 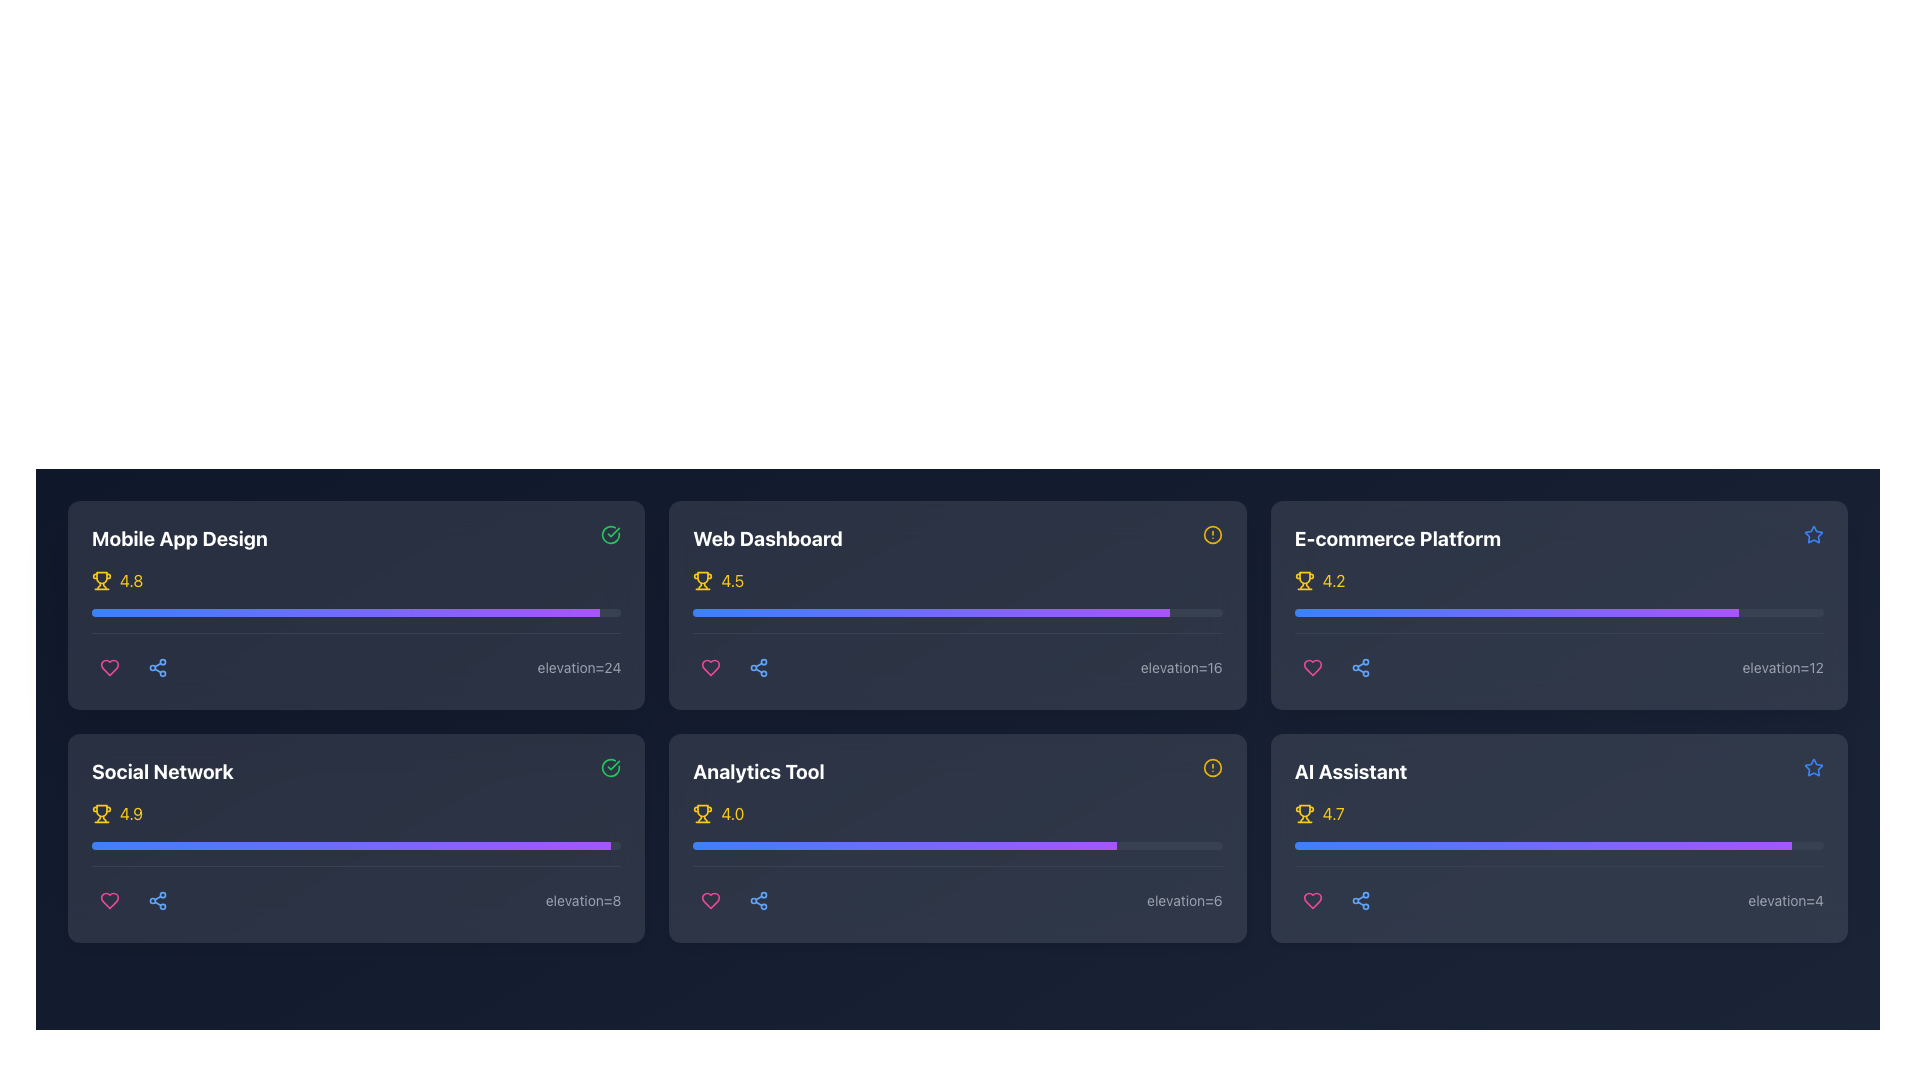 I want to click on the circular border of the alert icon located at the top-right corner of the 'Web Dashboard' card to draw attention to the critical state or notification, so click(x=1211, y=534).